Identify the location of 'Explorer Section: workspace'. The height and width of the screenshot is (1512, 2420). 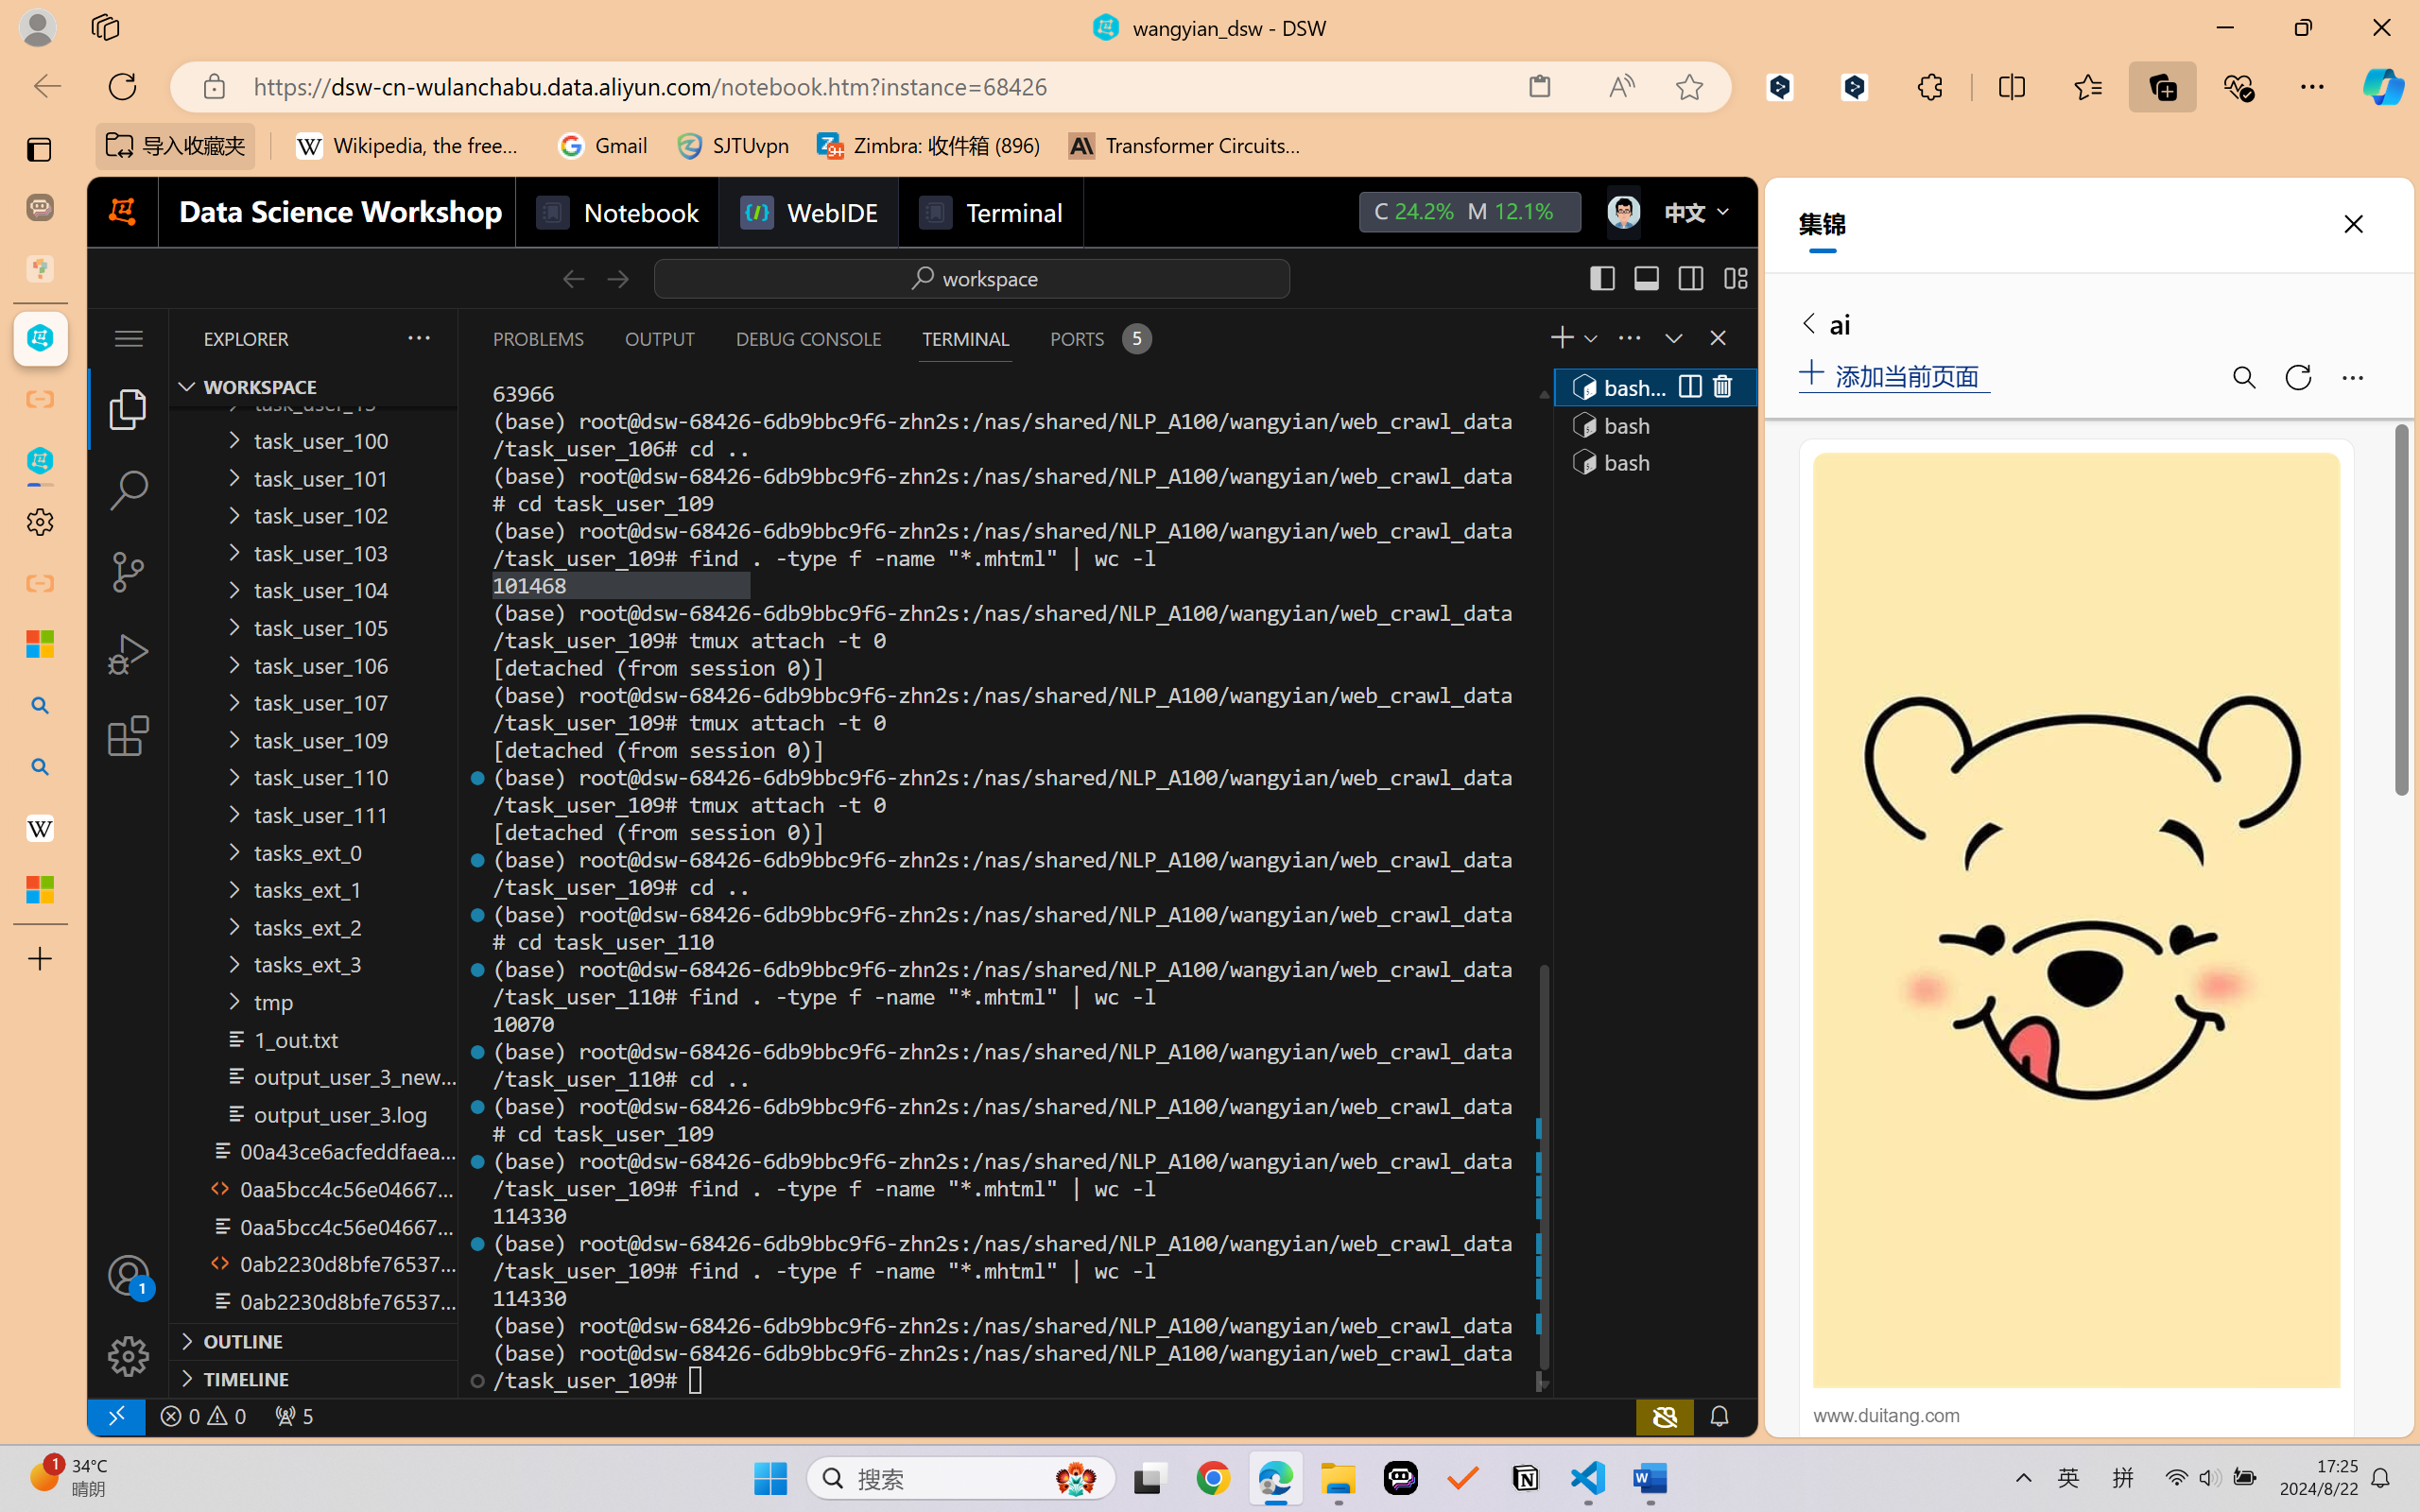
(313, 386).